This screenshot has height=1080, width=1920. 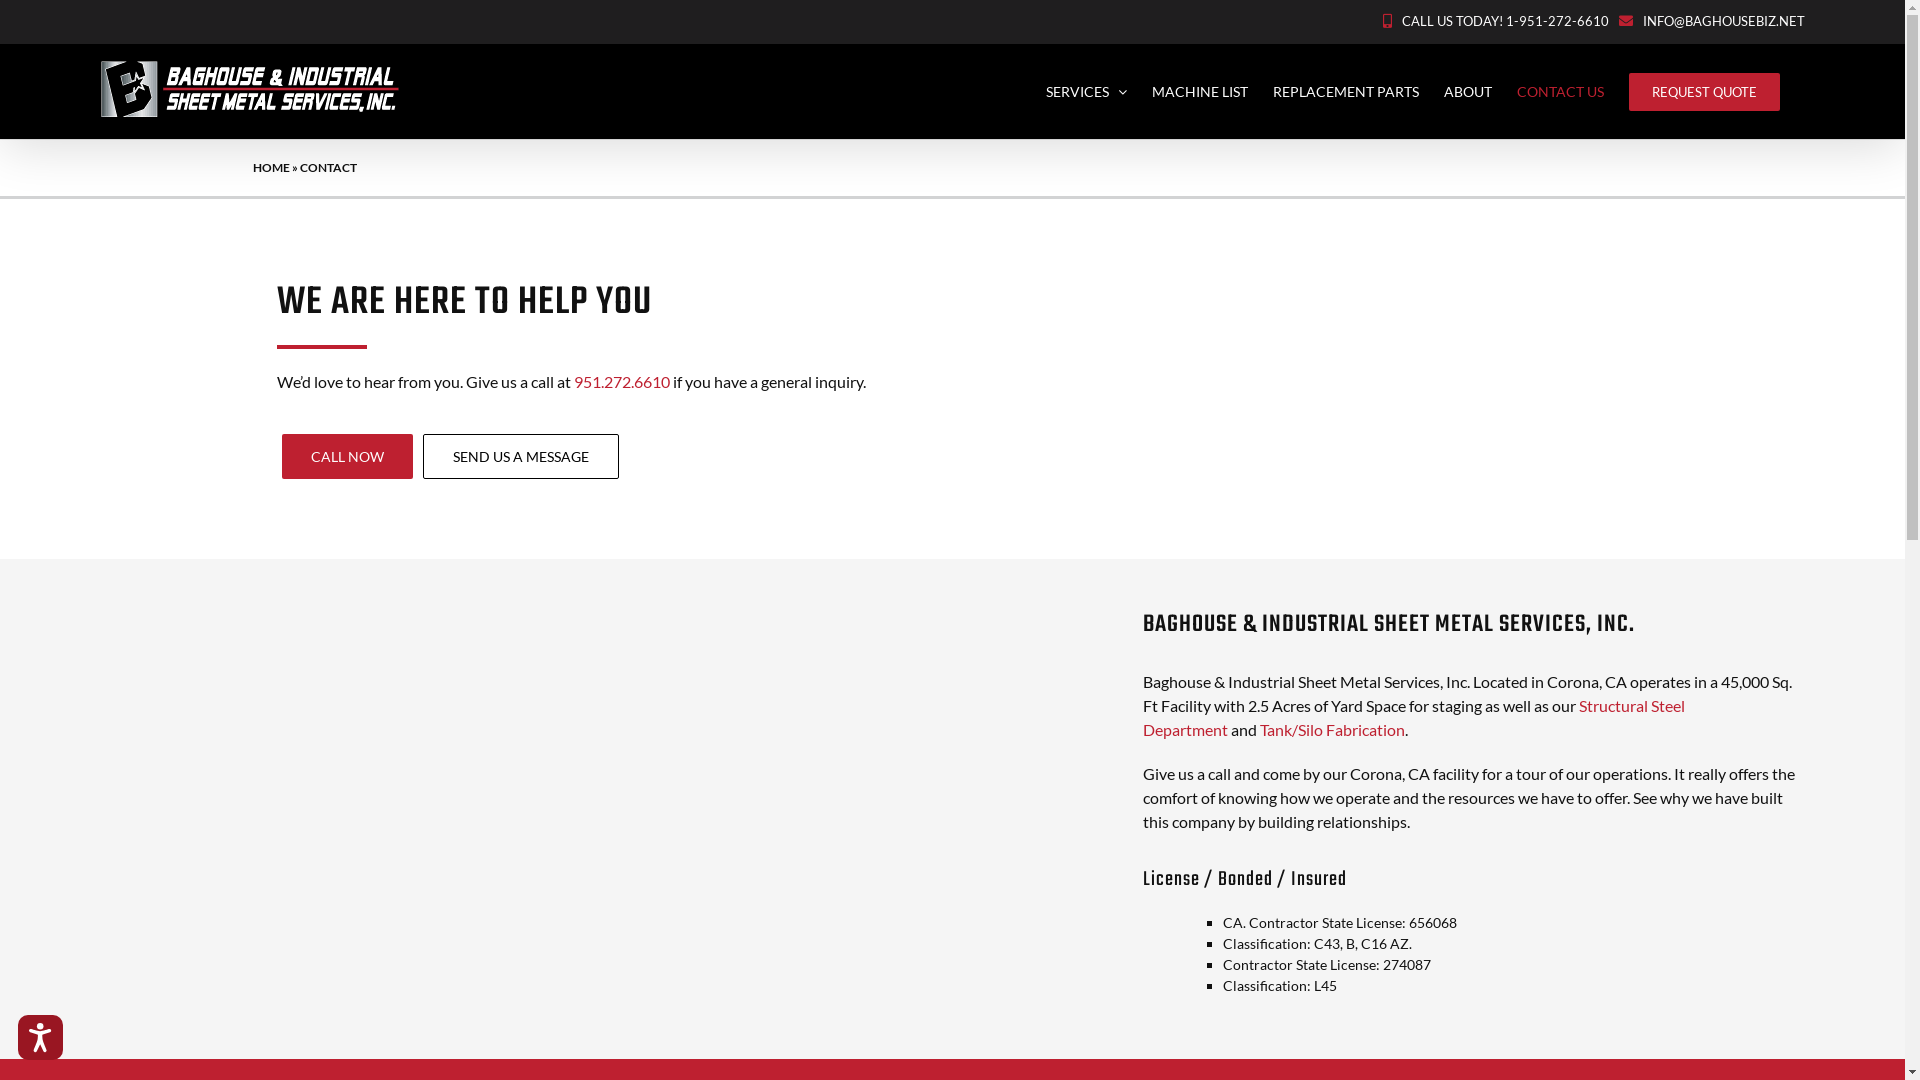 I want to click on 'ABOUT', so click(x=1468, y=91).